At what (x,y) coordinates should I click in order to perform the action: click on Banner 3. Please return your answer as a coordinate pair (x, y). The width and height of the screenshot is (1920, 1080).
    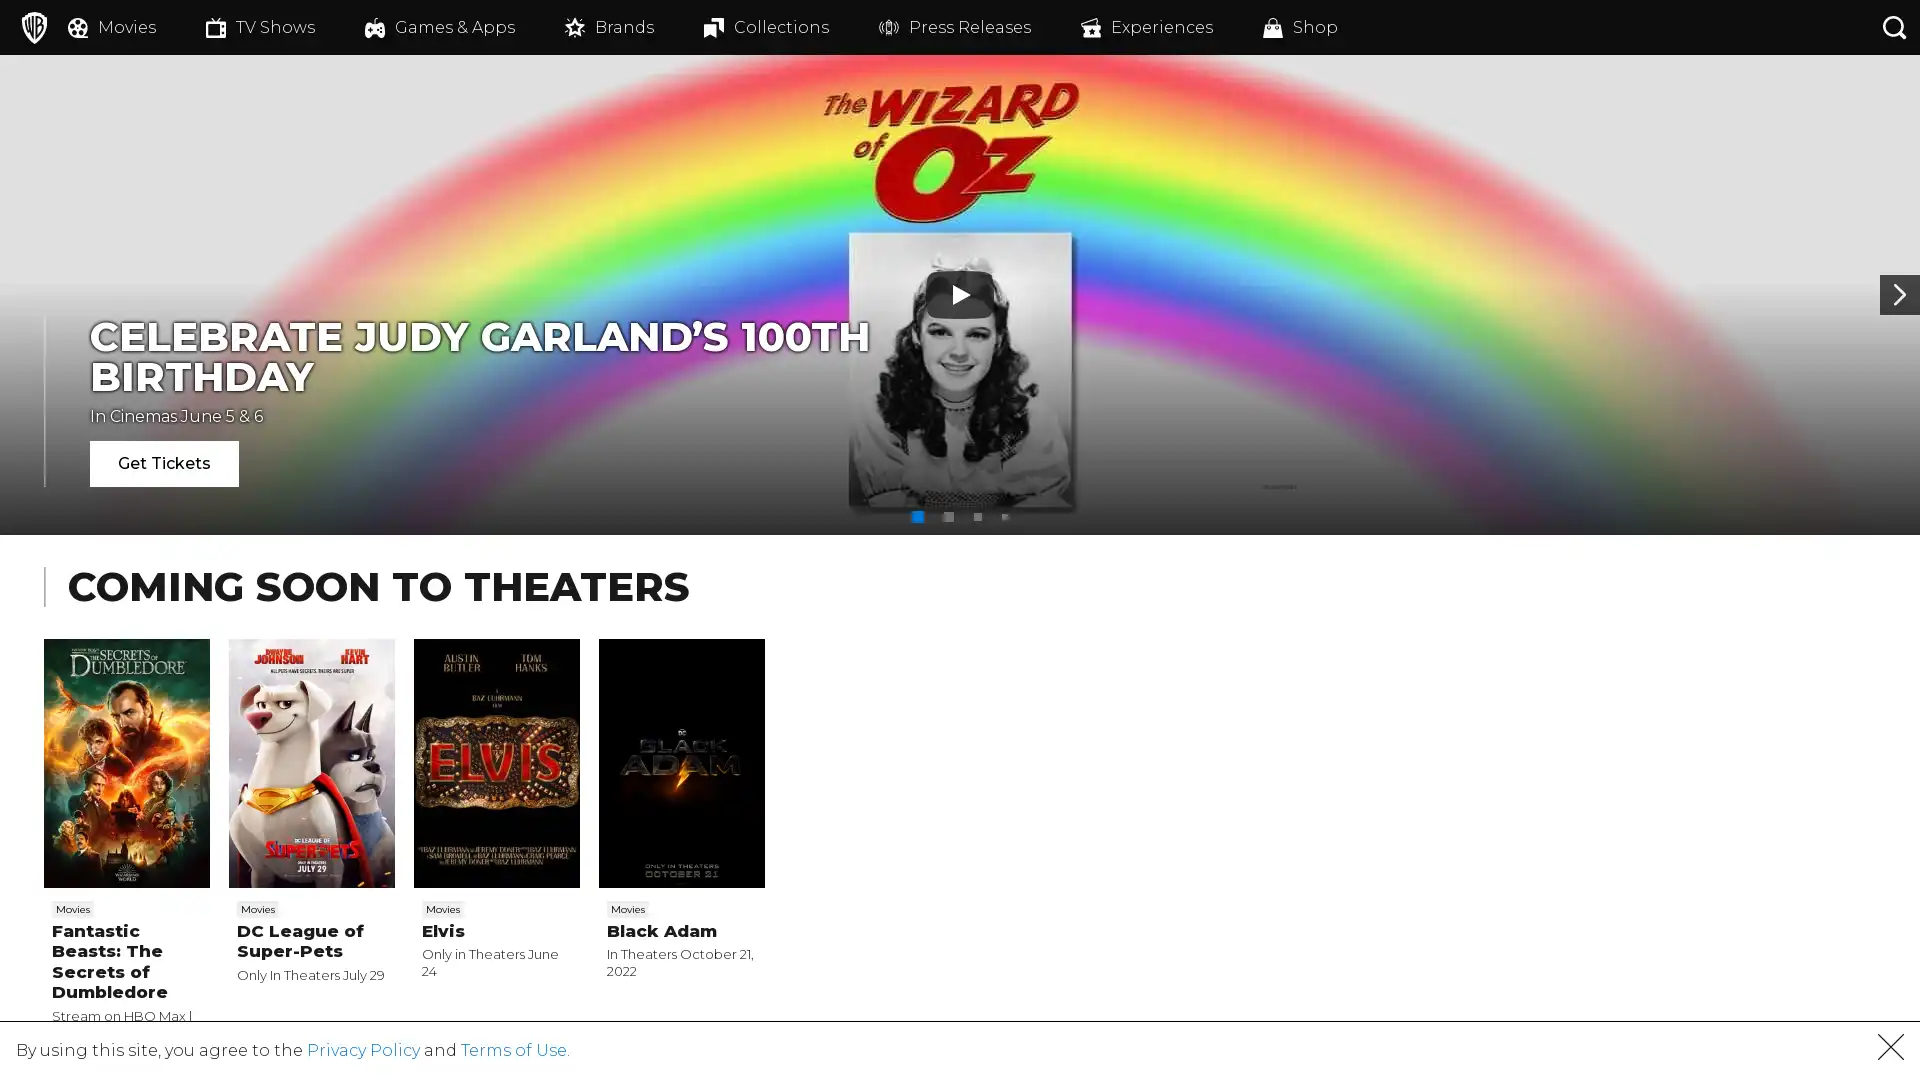
    Looking at the image, I should click on (978, 515).